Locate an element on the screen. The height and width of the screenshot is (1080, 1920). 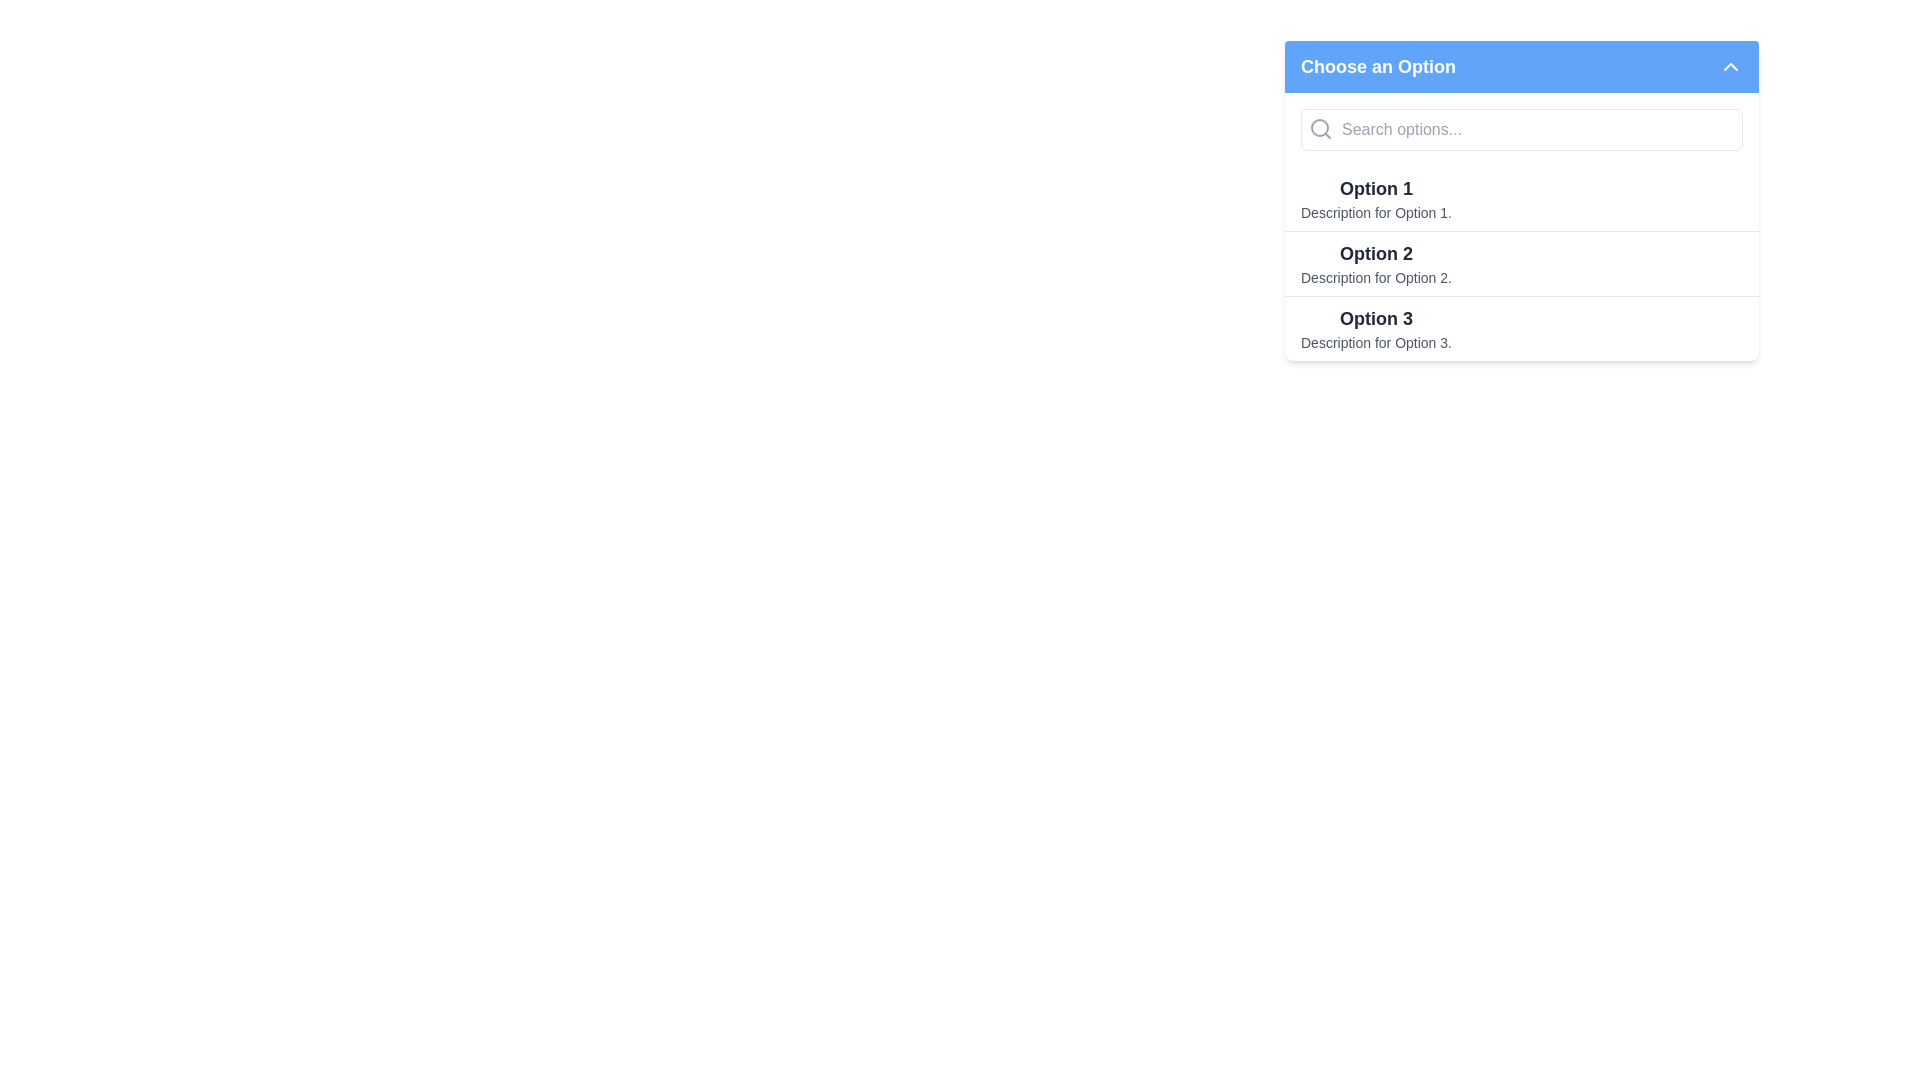
the SVG circle element that serves as the circular base of the search icon, positioned near the top-left corner of the dropdown search bar area is located at coordinates (1320, 127).